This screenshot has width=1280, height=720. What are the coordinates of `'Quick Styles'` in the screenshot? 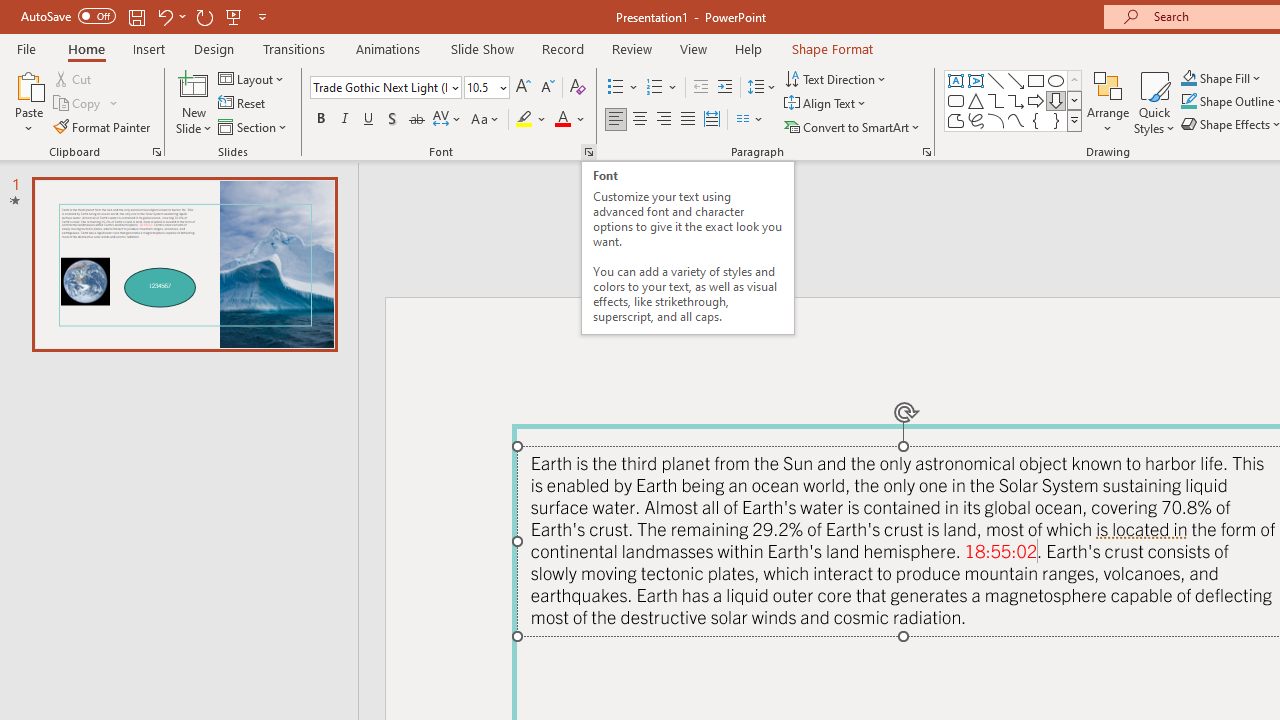 It's located at (1154, 103).